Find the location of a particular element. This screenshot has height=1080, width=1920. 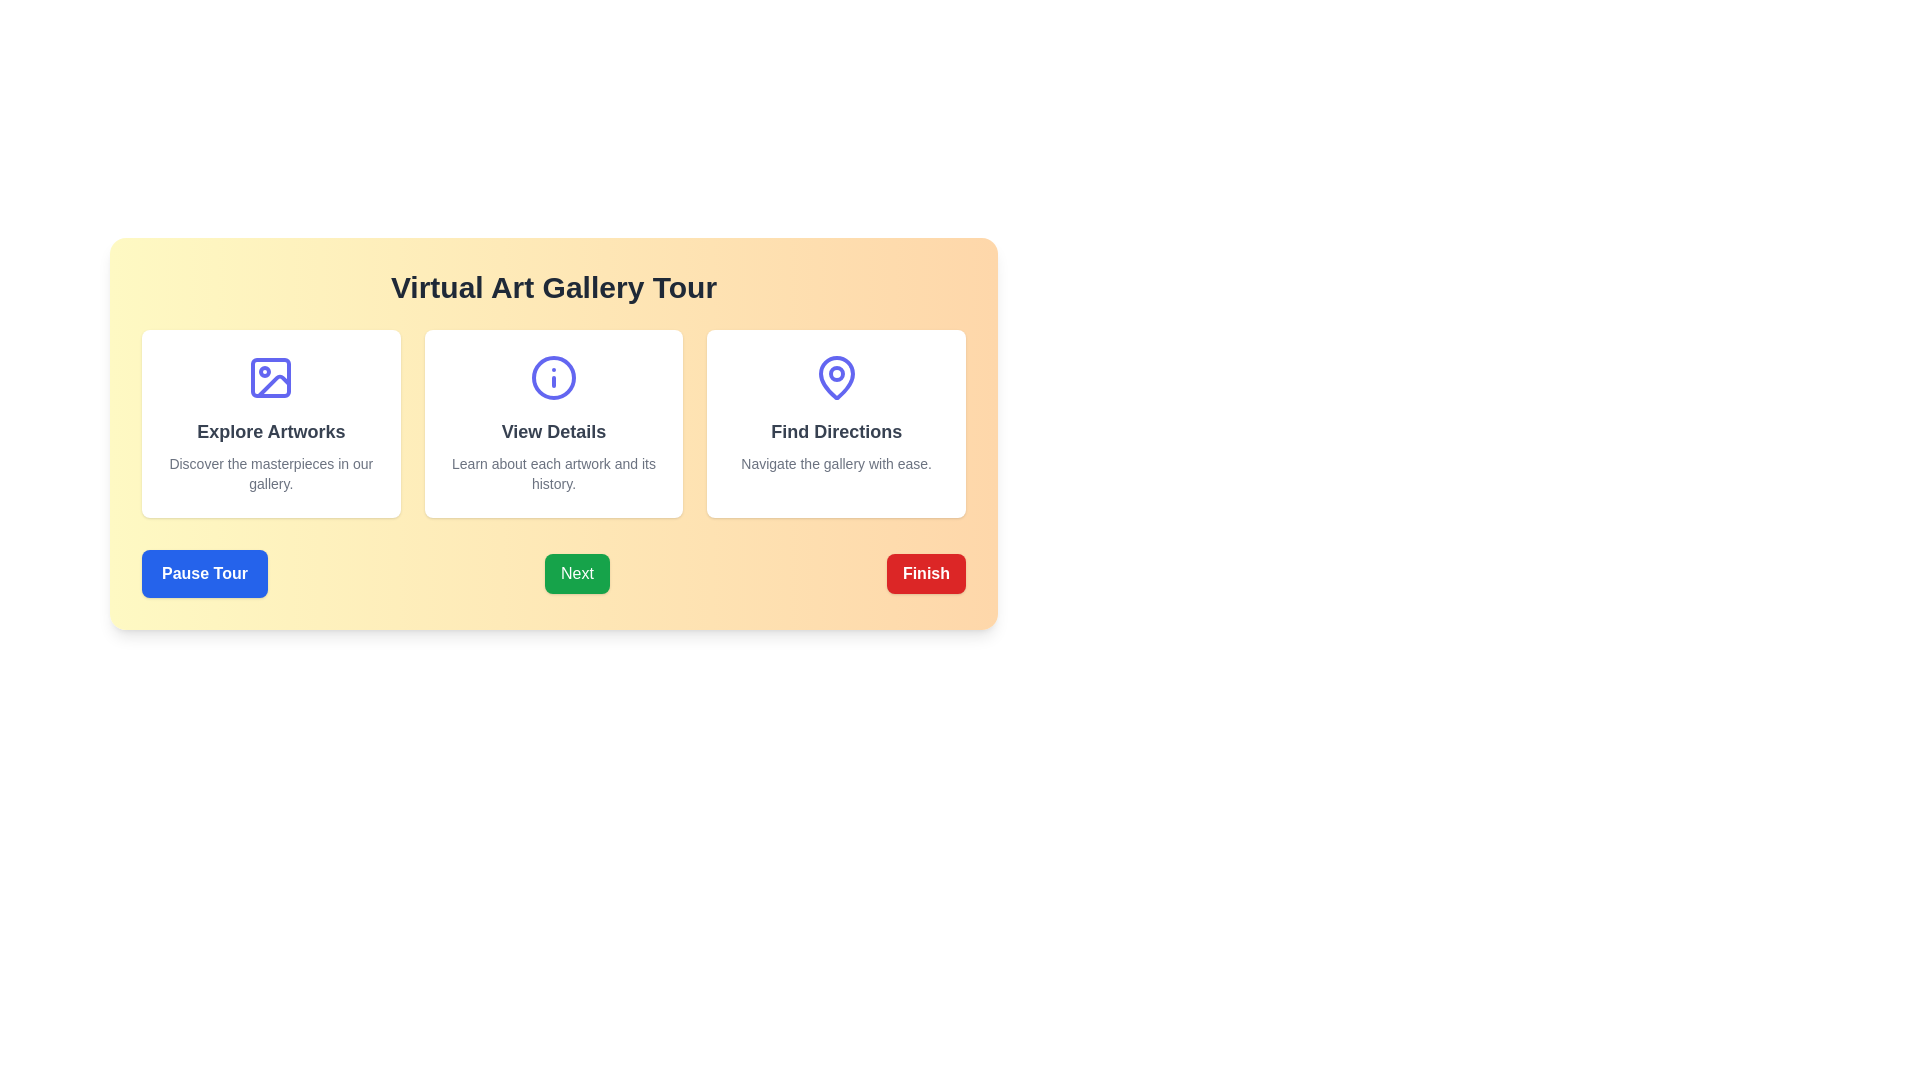

the 'Next' button, which is centrally placed among three buttons at the bottom of a card-like section is located at coordinates (553, 574).